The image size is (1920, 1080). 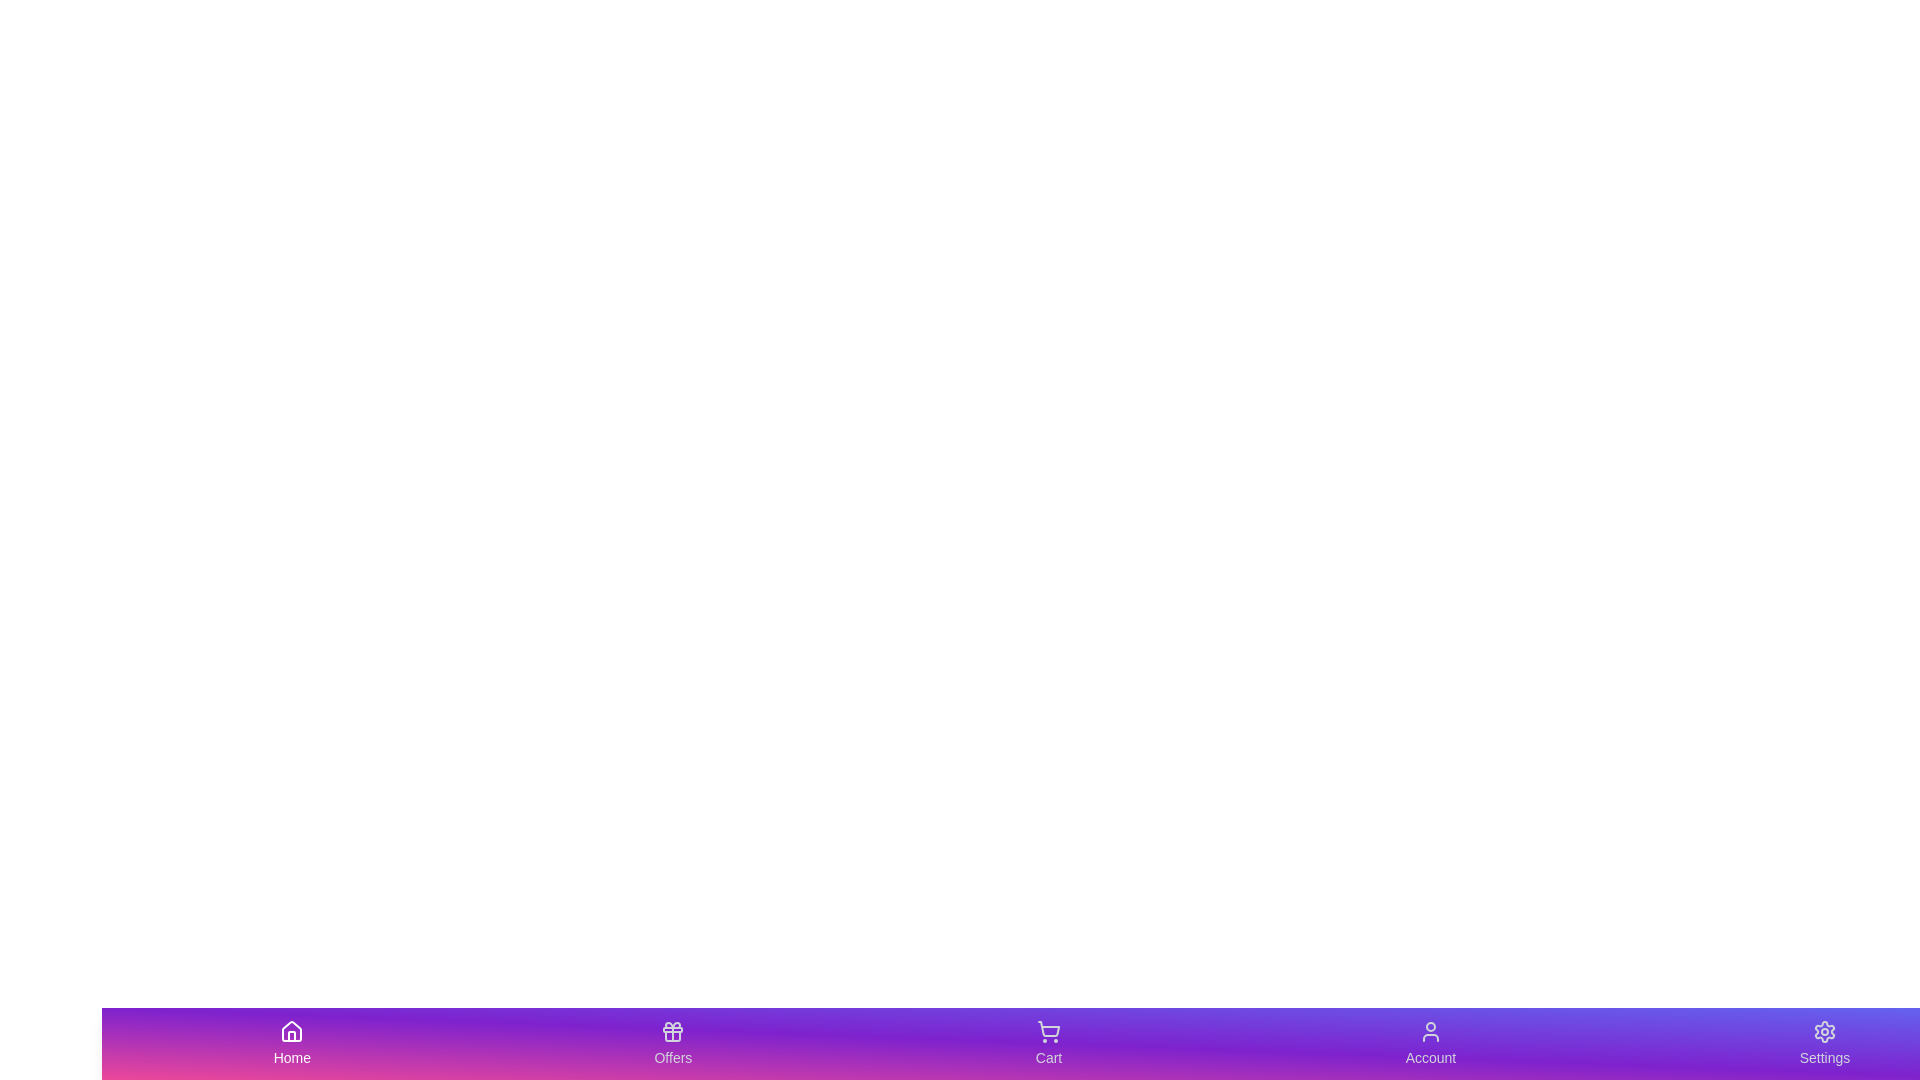 I want to click on the tab labeled Home, so click(x=291, y=1043).